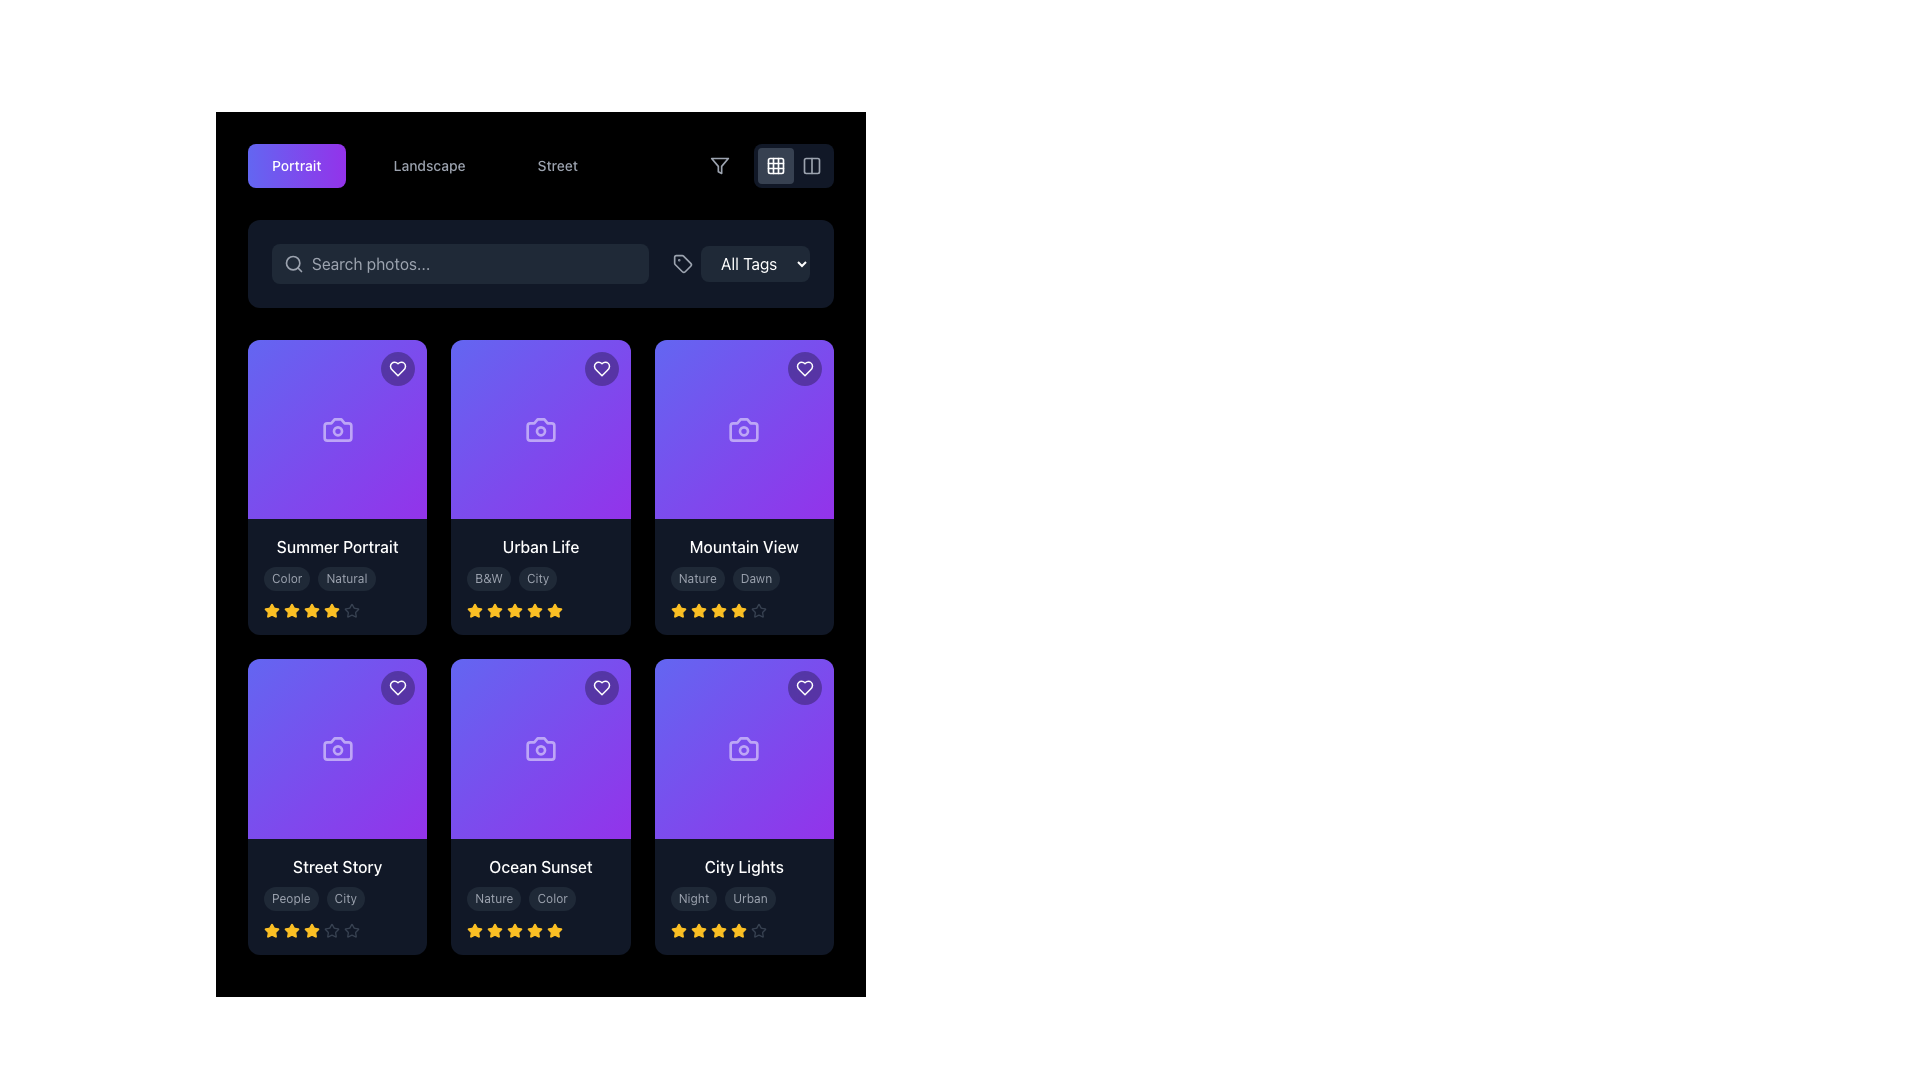  What do you see at coordinates (428, 164) in the screenshot?
I see `the 'Landscape' button, which is the second option in a horizontal list of three buttons labeled 'Portrait', 'Landscape', and 'Street'` at bounding box center [428, 164].